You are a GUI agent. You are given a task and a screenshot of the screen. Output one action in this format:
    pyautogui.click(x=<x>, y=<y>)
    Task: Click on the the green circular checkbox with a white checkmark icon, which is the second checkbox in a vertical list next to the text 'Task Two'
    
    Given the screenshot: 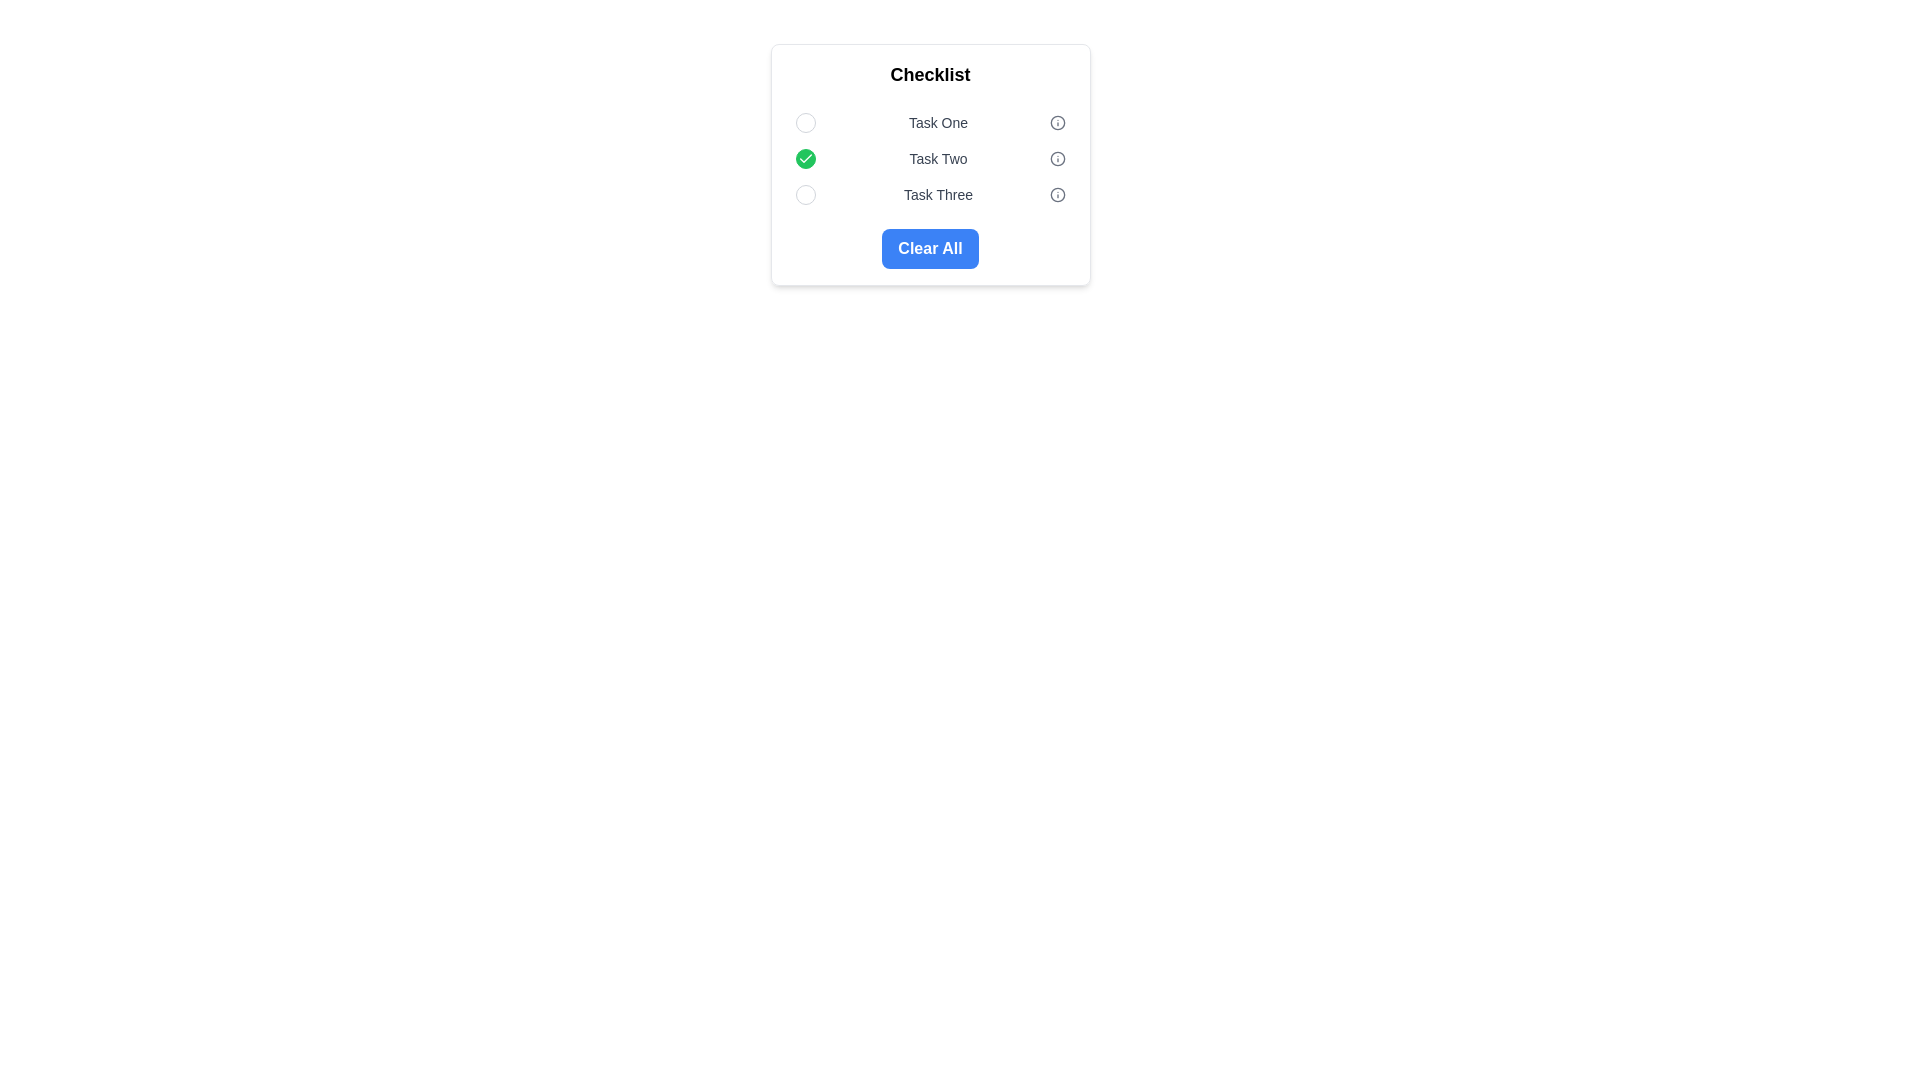 What is the action you would take?
    pyautogui.click(x=805, y=157)
    